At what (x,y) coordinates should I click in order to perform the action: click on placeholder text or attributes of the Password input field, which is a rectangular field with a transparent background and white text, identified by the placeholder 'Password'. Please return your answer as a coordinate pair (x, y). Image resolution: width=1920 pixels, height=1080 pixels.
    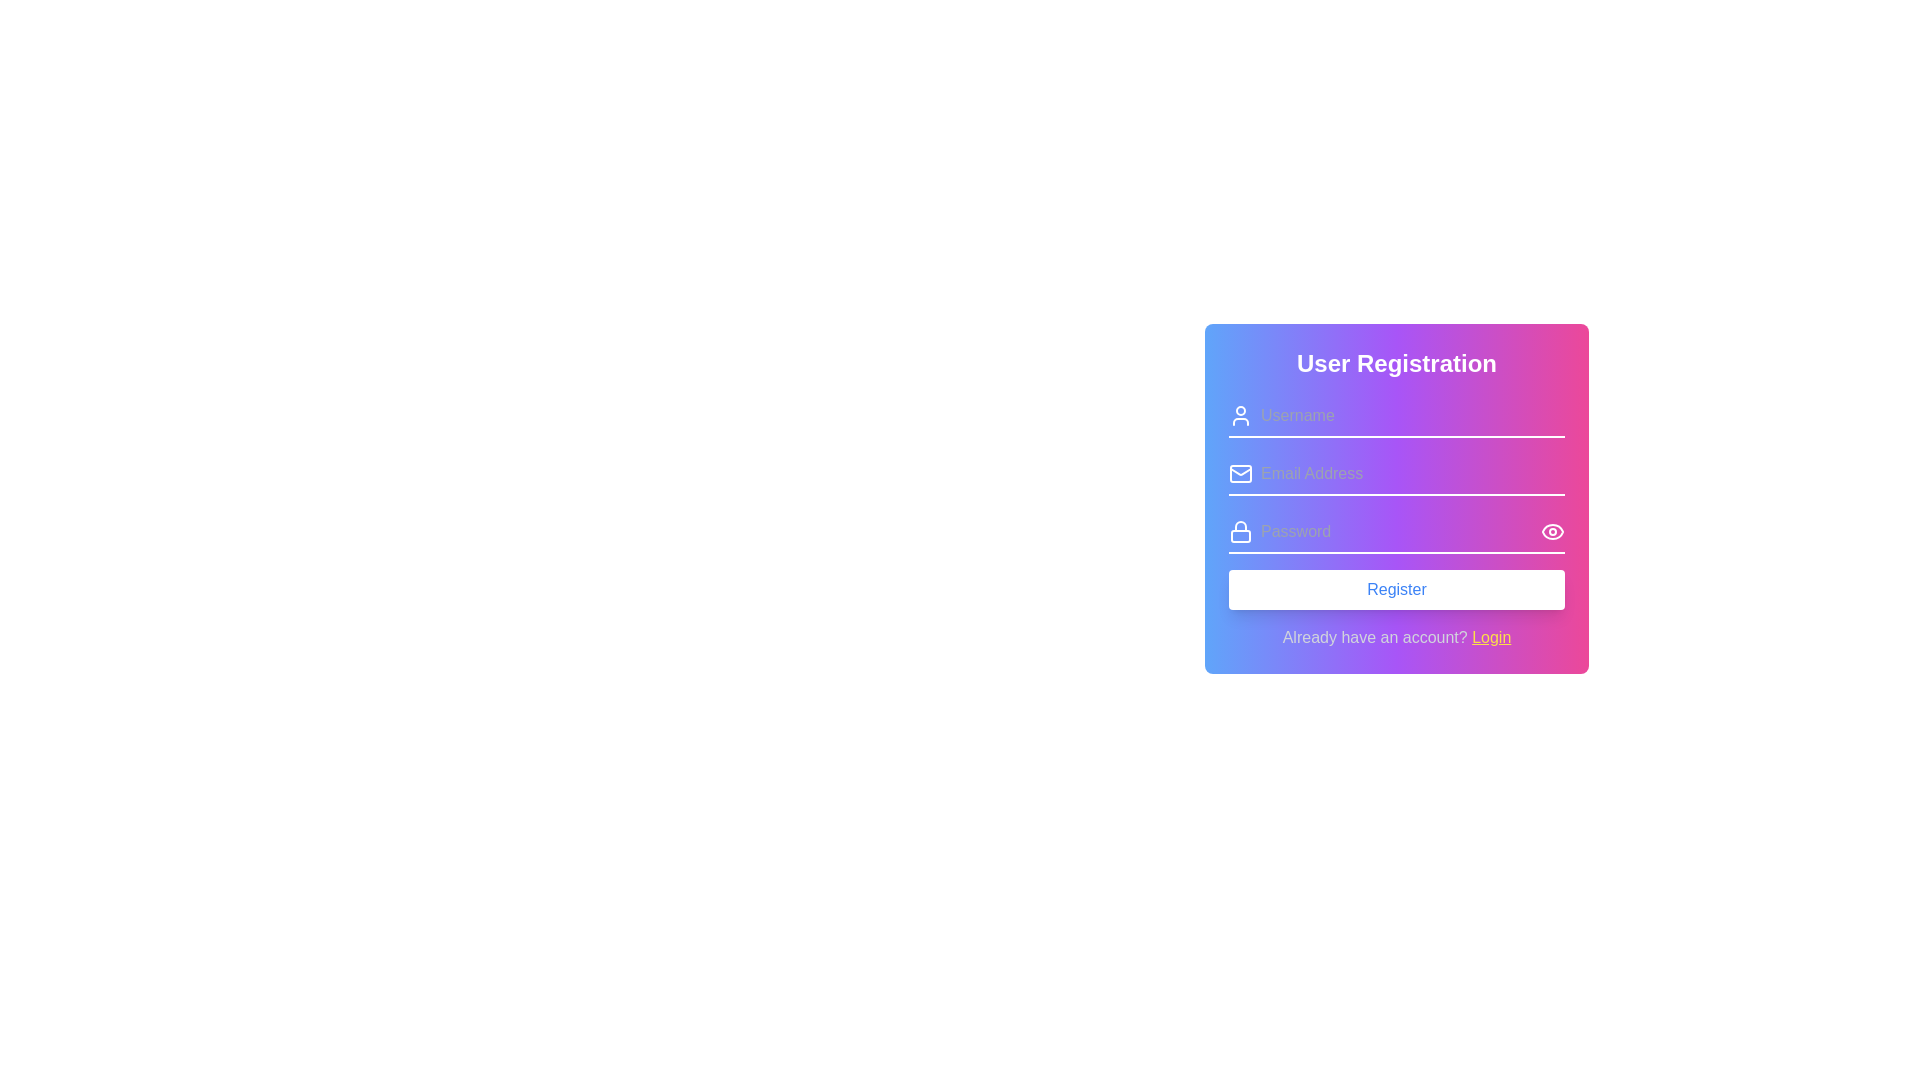
    Looking at the image, I should click on (1395, 531).